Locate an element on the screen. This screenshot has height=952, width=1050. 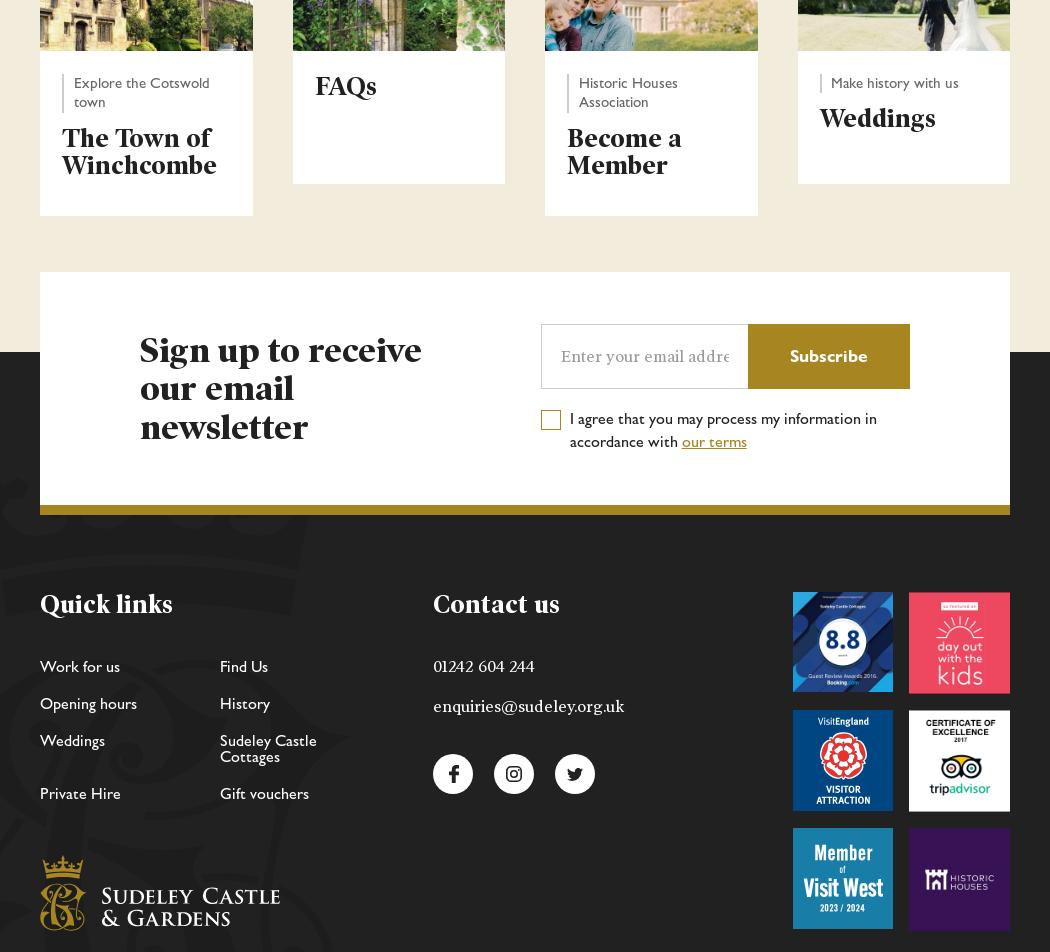
'Subscribe' is located at coordinates (789, 355).